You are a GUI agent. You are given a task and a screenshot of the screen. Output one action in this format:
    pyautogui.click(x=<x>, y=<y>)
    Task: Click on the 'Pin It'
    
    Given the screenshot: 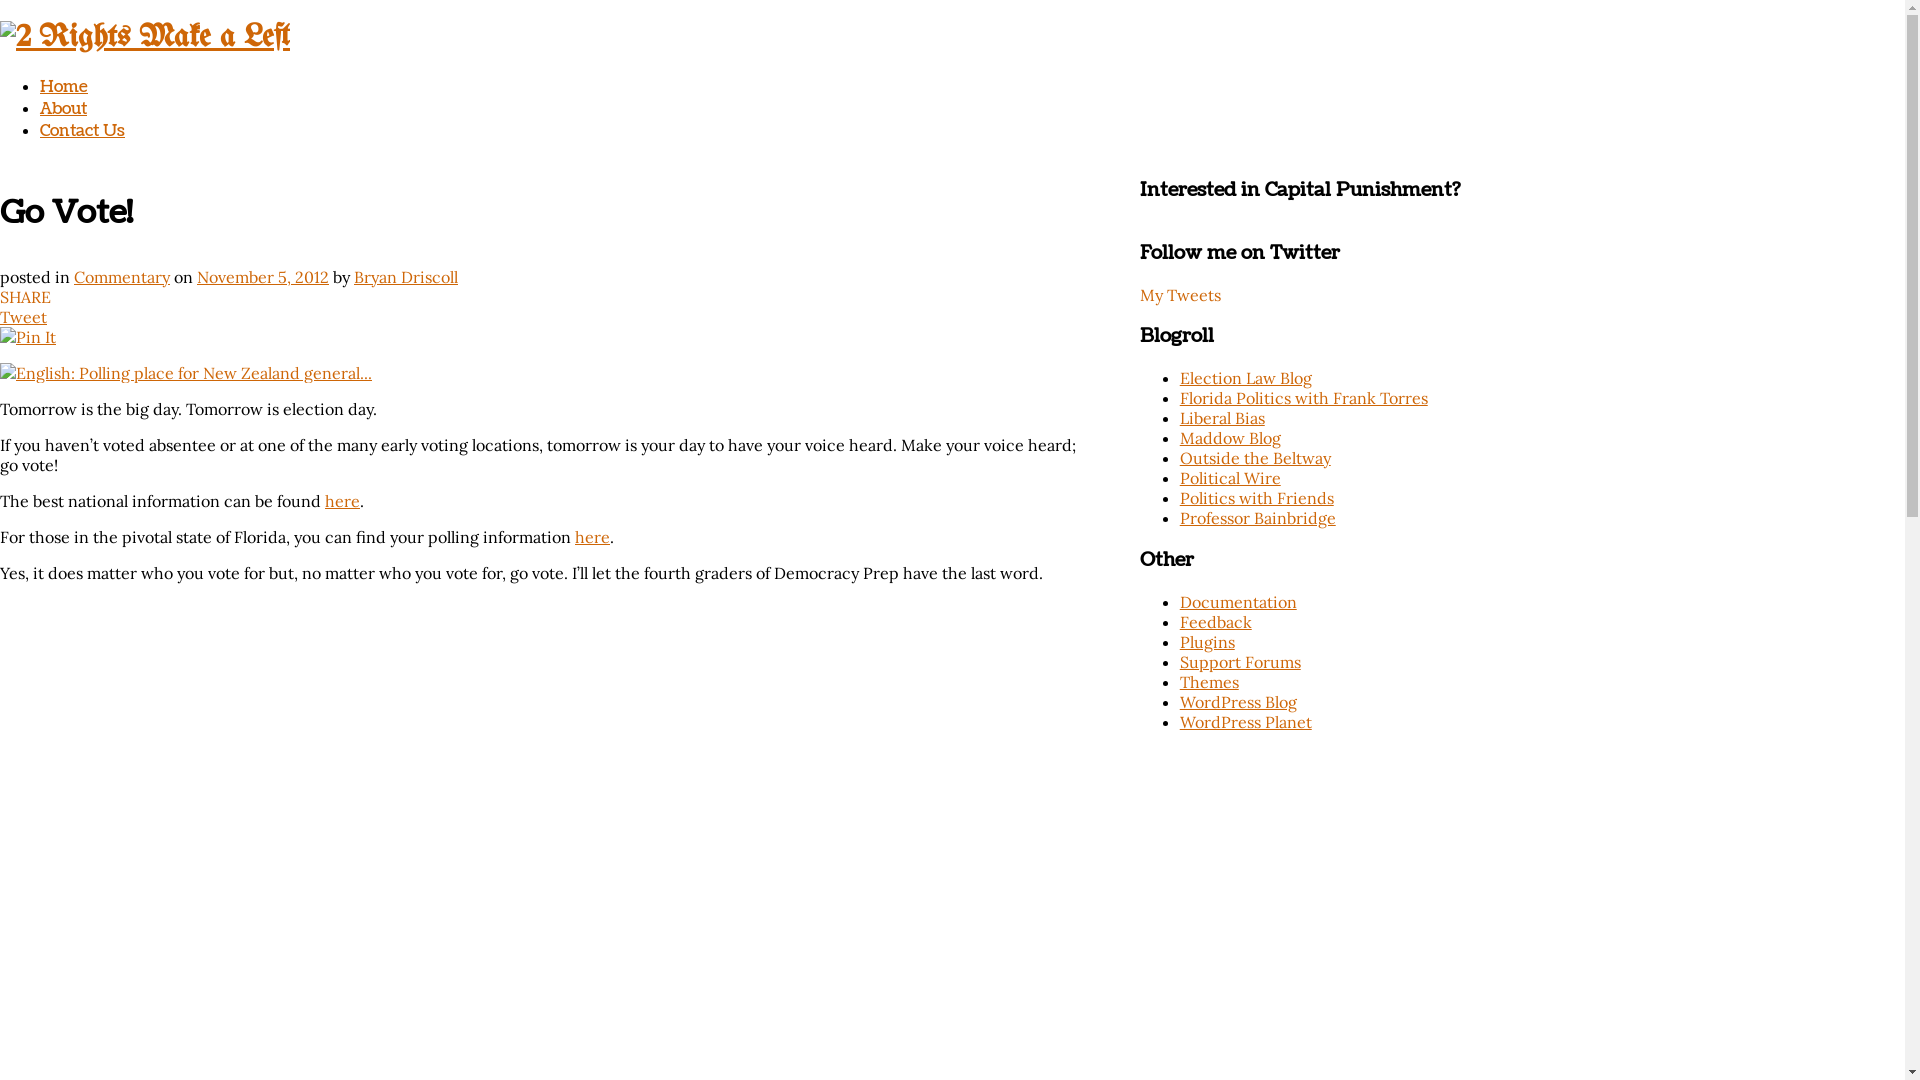 What is the action you would take?
    pyautogui.click(x=28, y=335)
    